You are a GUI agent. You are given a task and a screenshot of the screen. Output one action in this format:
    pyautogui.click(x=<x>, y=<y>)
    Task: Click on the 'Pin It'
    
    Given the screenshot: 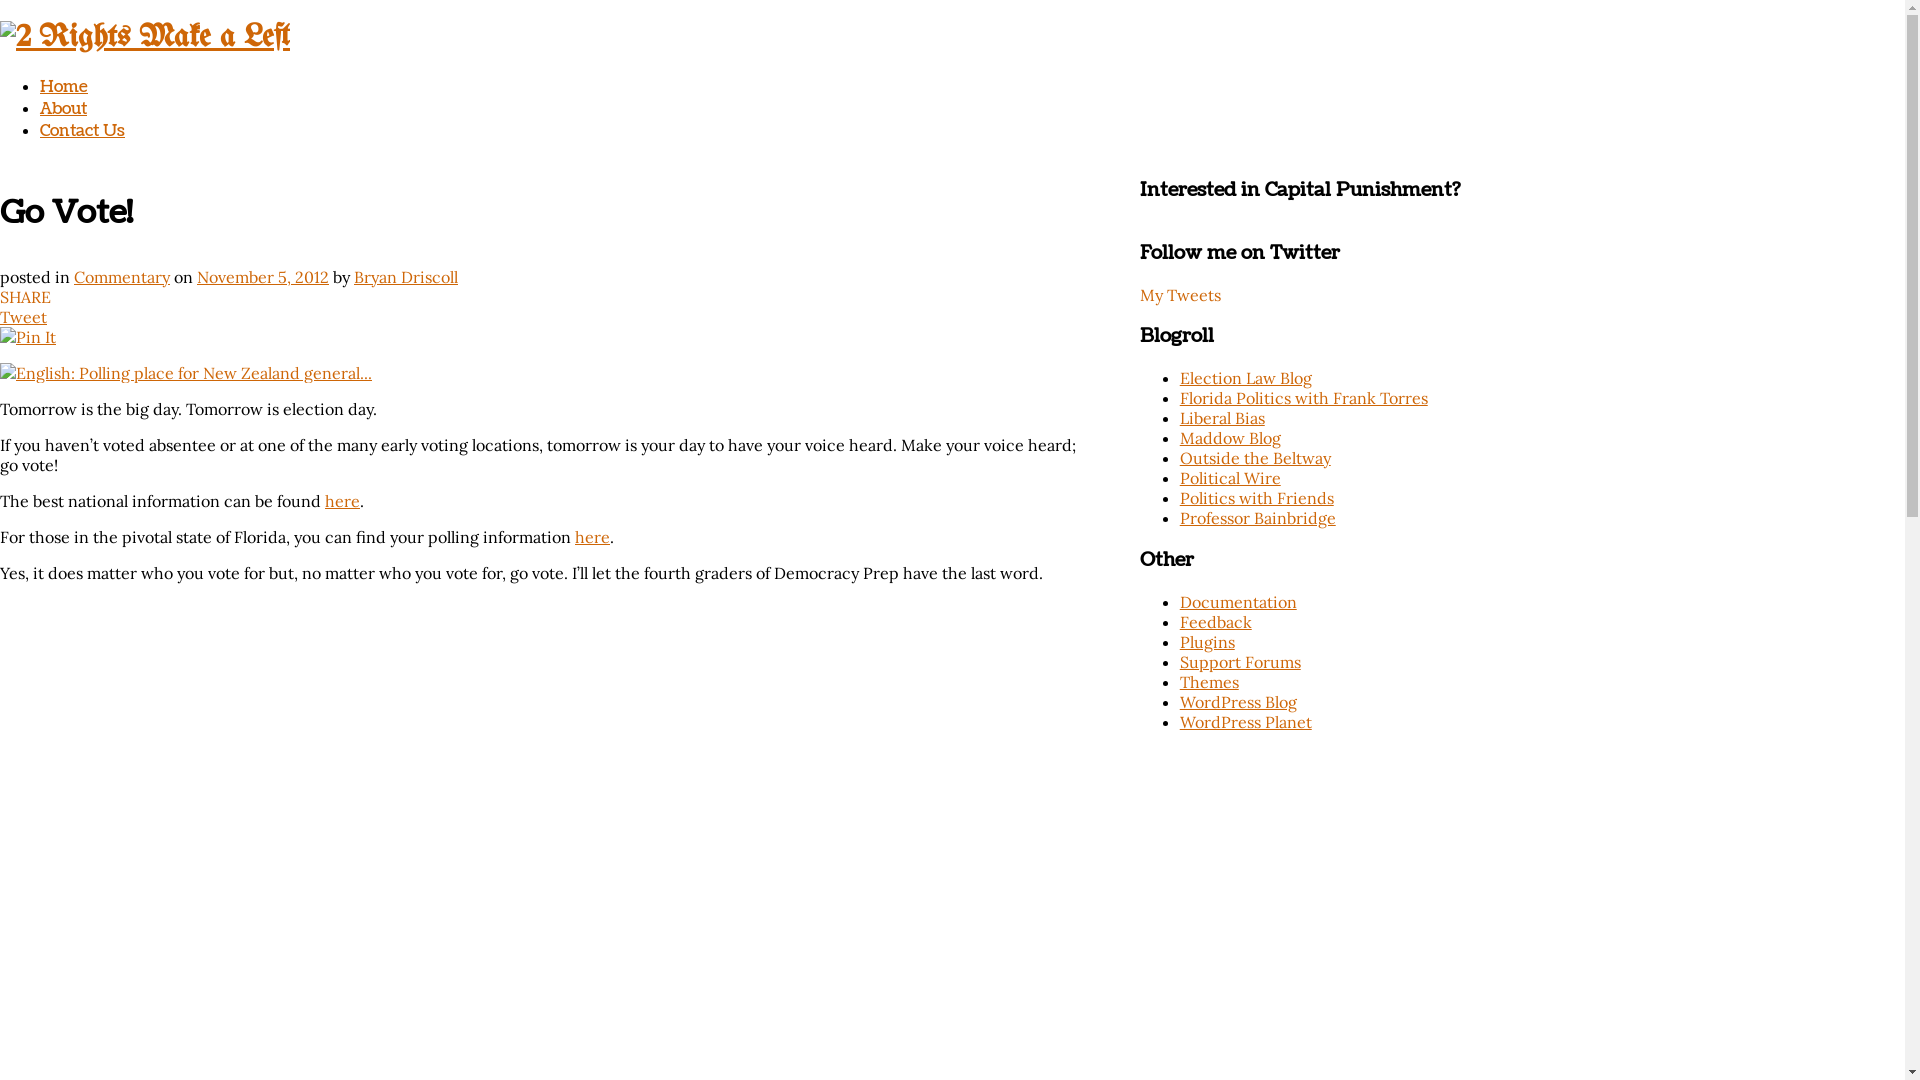 What is the action you would take?
    pyautogui.click(x=28, y=335)
    